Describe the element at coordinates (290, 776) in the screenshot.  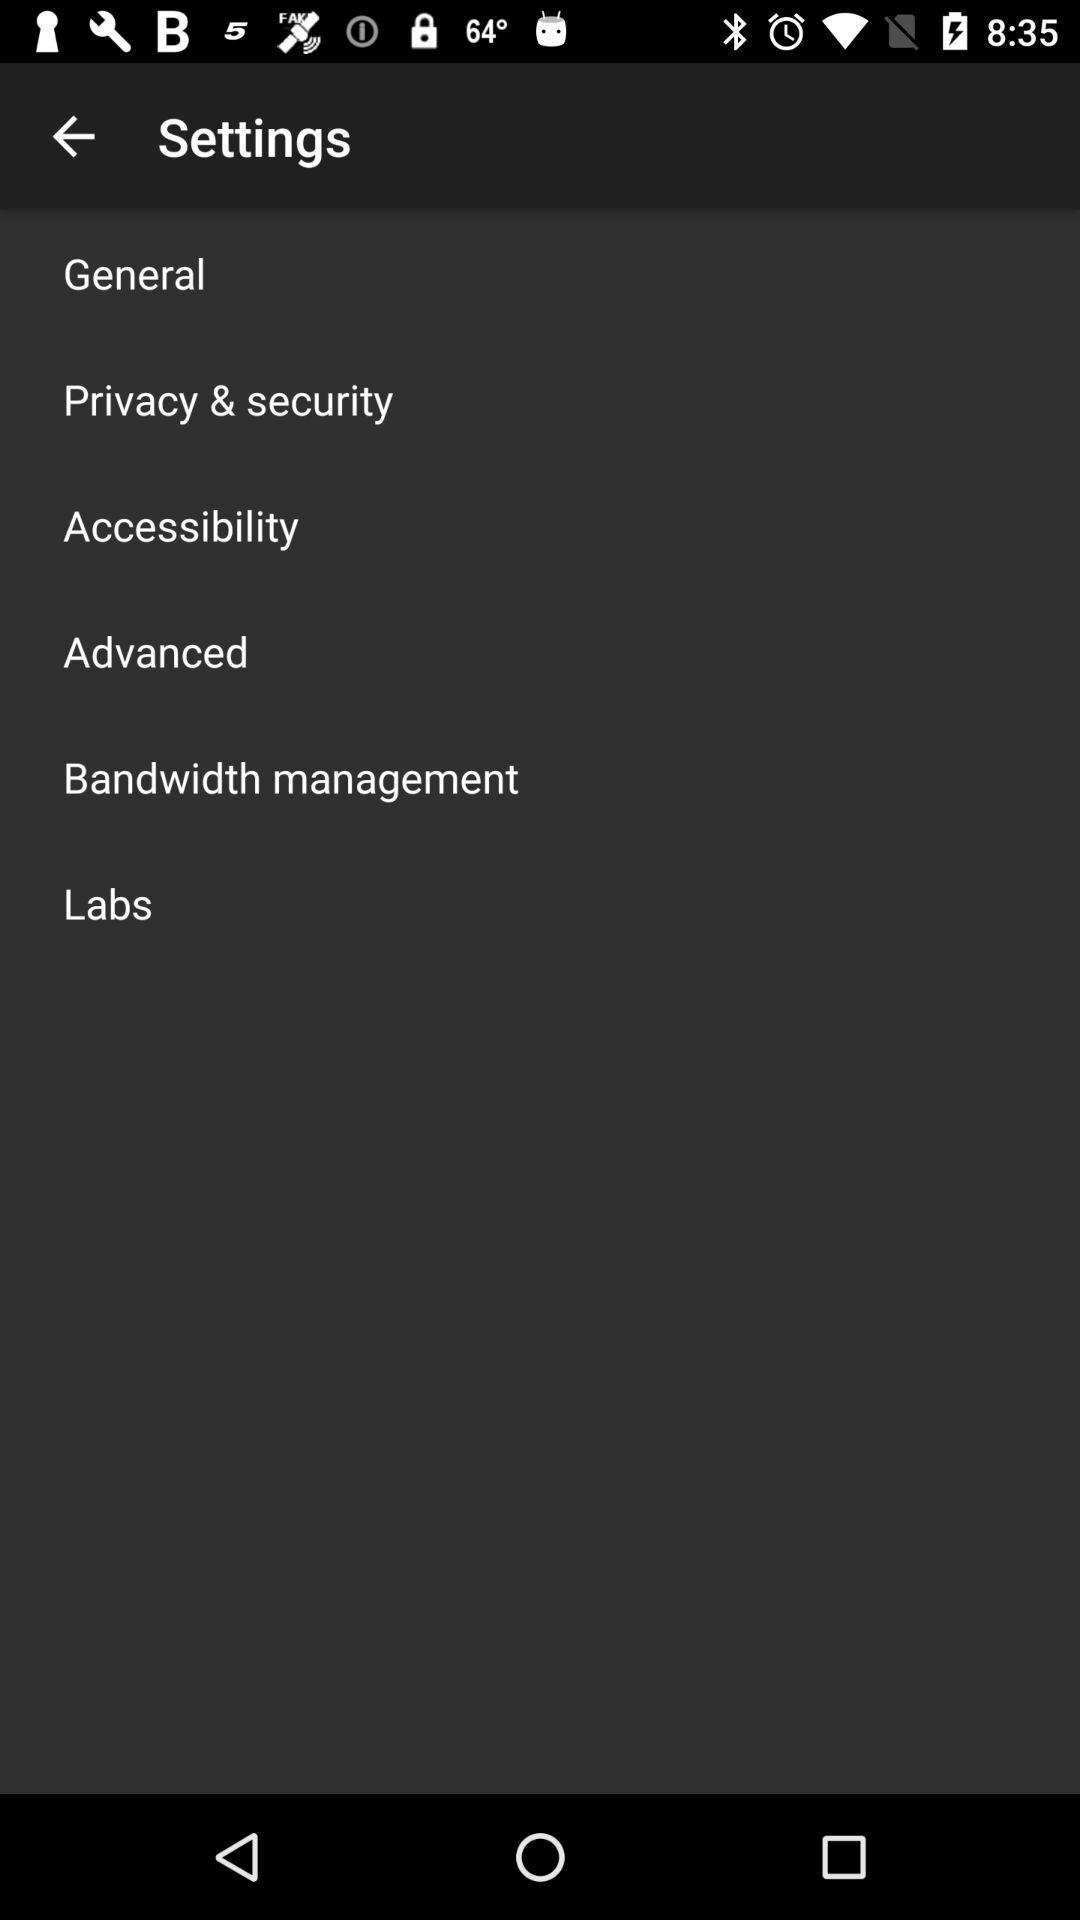
I see `icon below the advanced app` at that location.